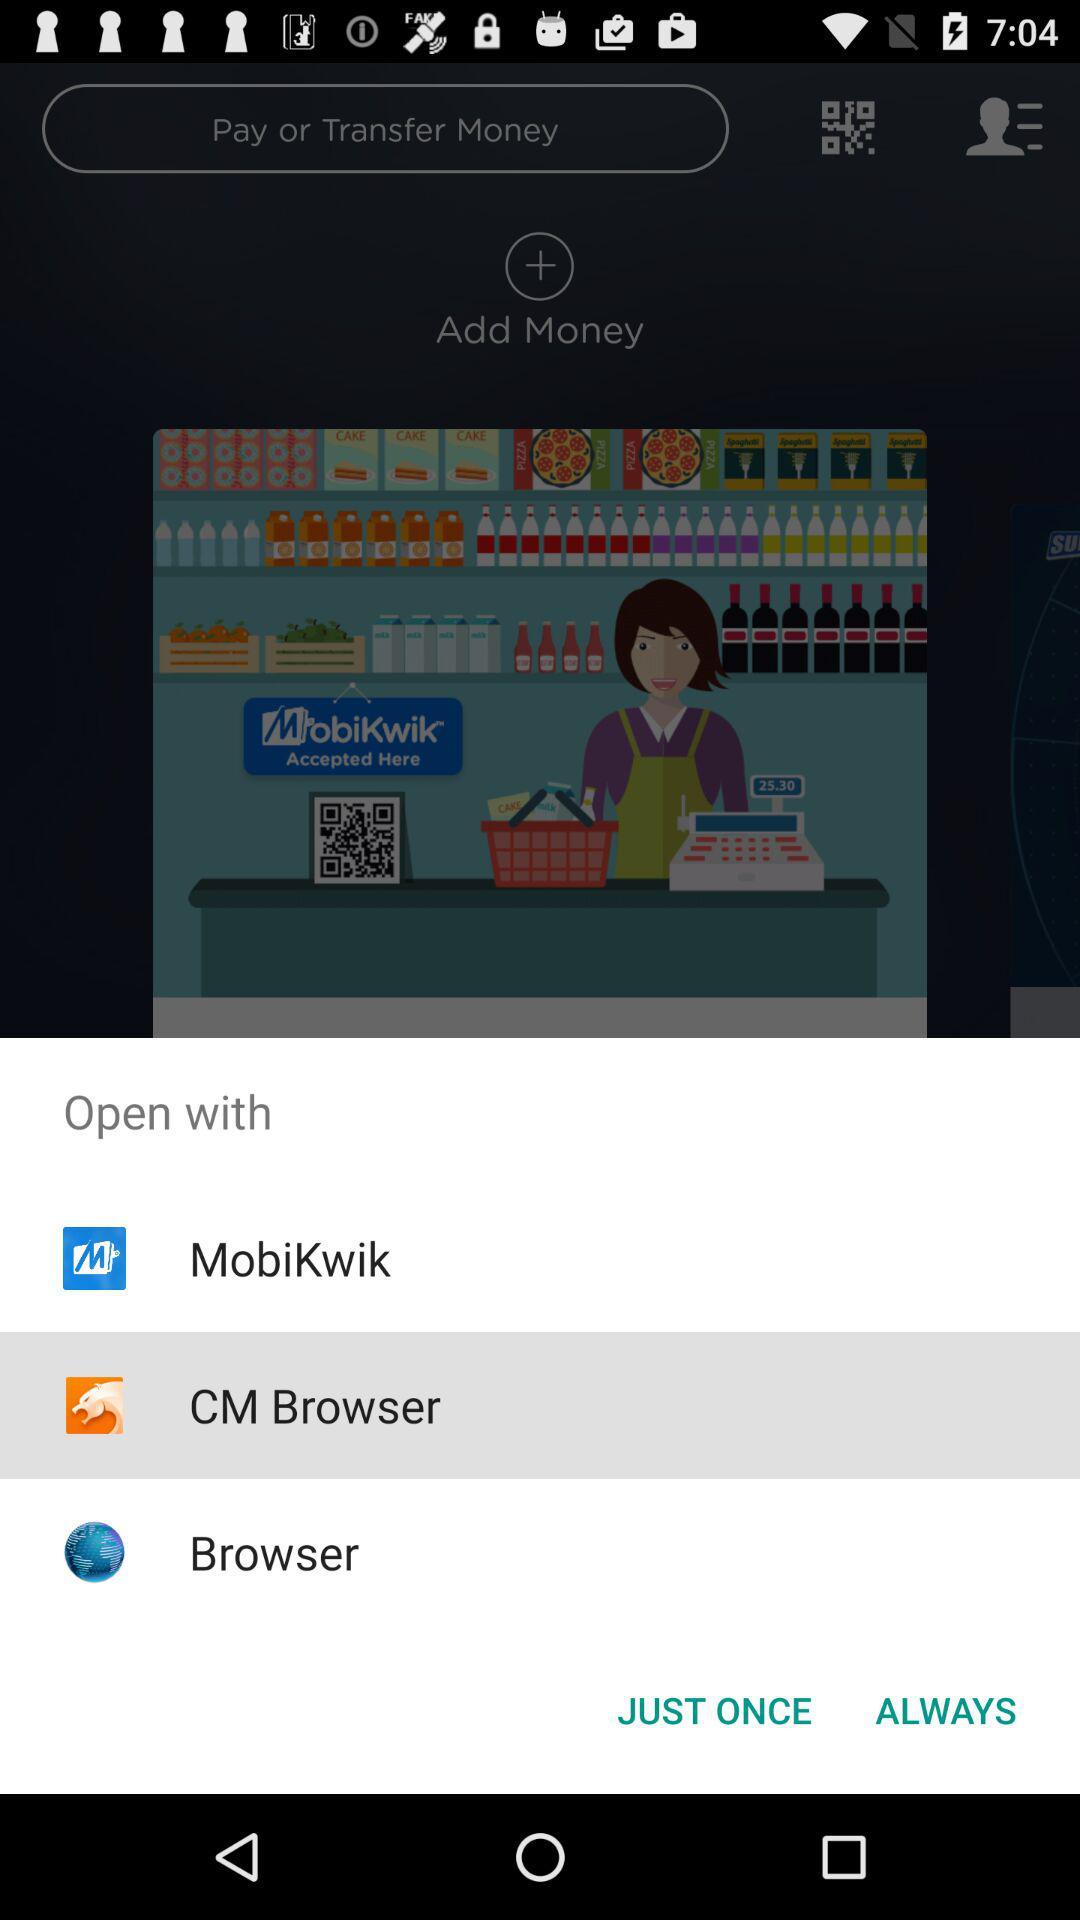 Image resolution: width=1080 pixels, height=1920 pixels. I want to click on the icon next to the just once, so click(945, 1708).